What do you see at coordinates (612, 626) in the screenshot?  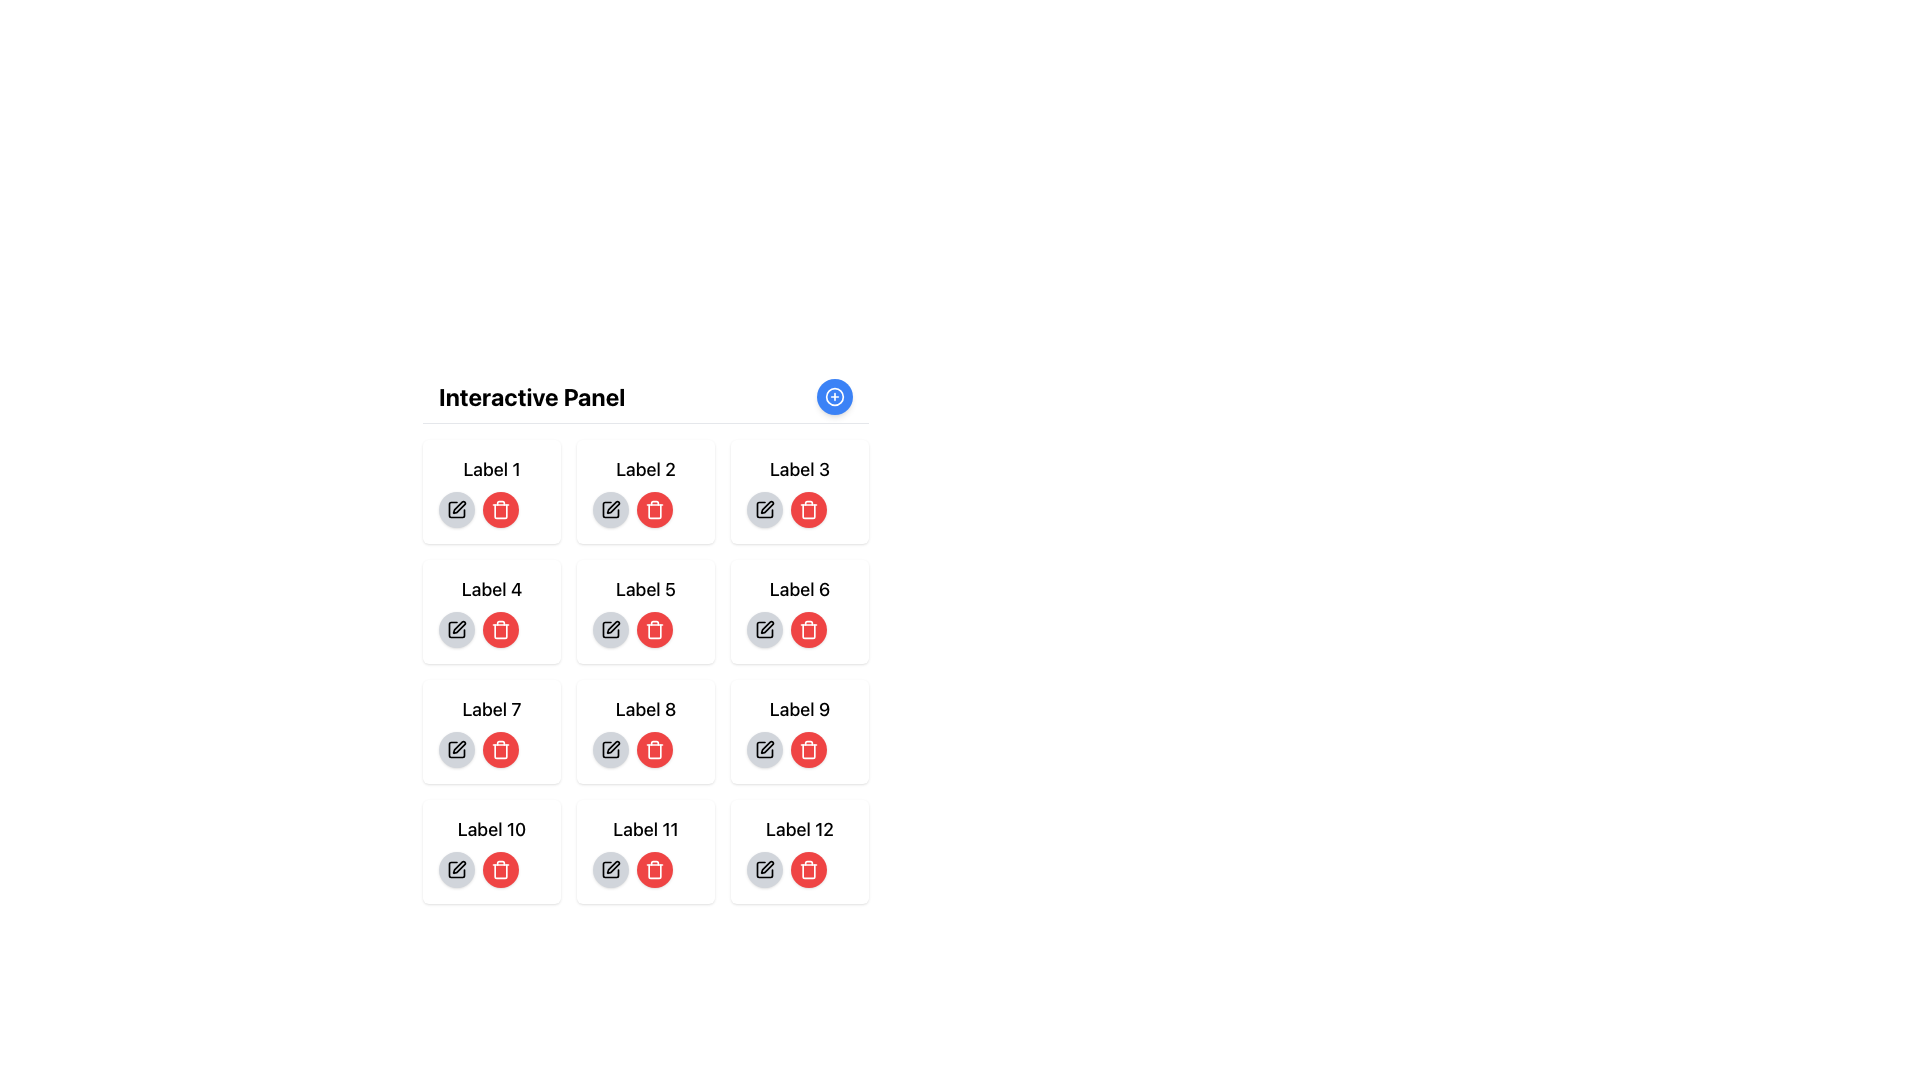 I see `the editing tool icon button located in the fifth grid cell under 'Label 5'` at bounding box center [612, 626].